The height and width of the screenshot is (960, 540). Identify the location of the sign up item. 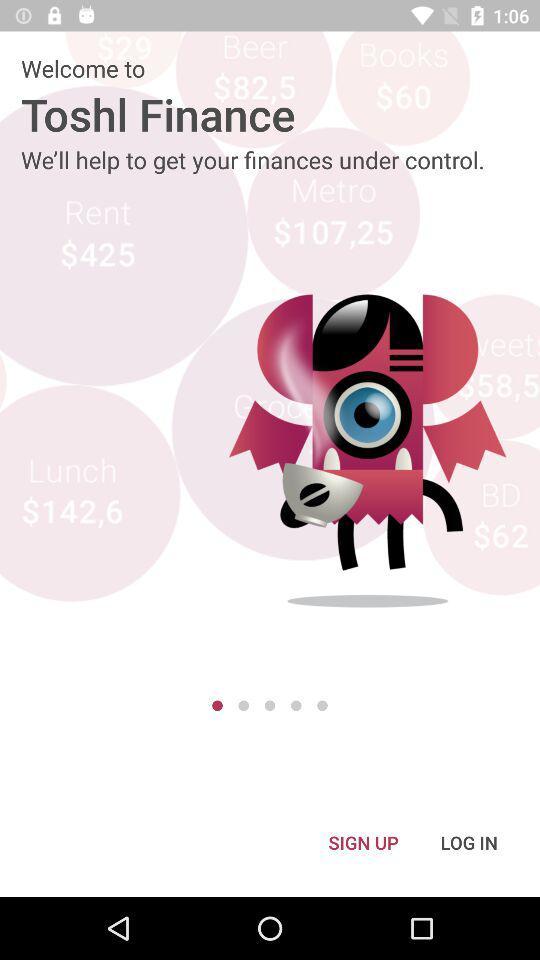
(362, 841).